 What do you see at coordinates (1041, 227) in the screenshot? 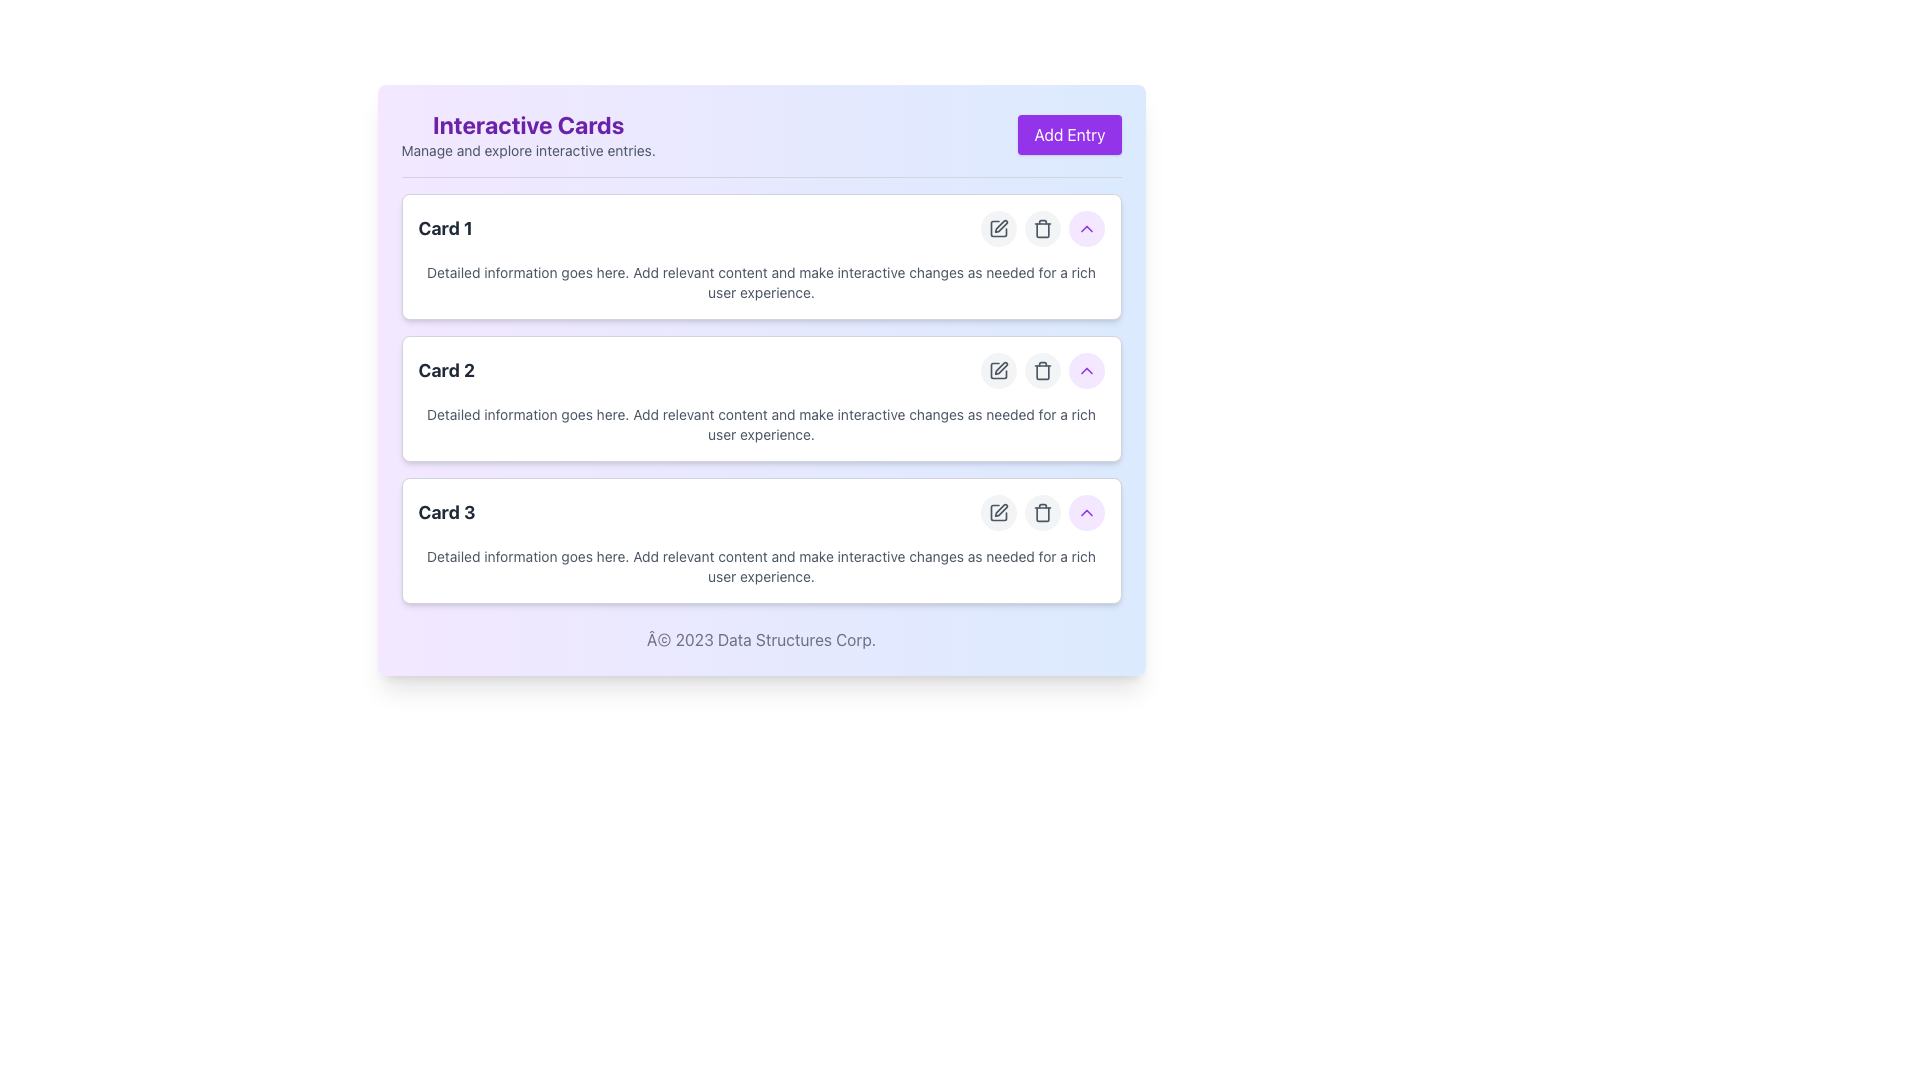
I see `the circular gray button containing a trash can icon, positioned on the right side of the first card in a vertical list, to trigger a visual response` at bounding box center [1041, 227].